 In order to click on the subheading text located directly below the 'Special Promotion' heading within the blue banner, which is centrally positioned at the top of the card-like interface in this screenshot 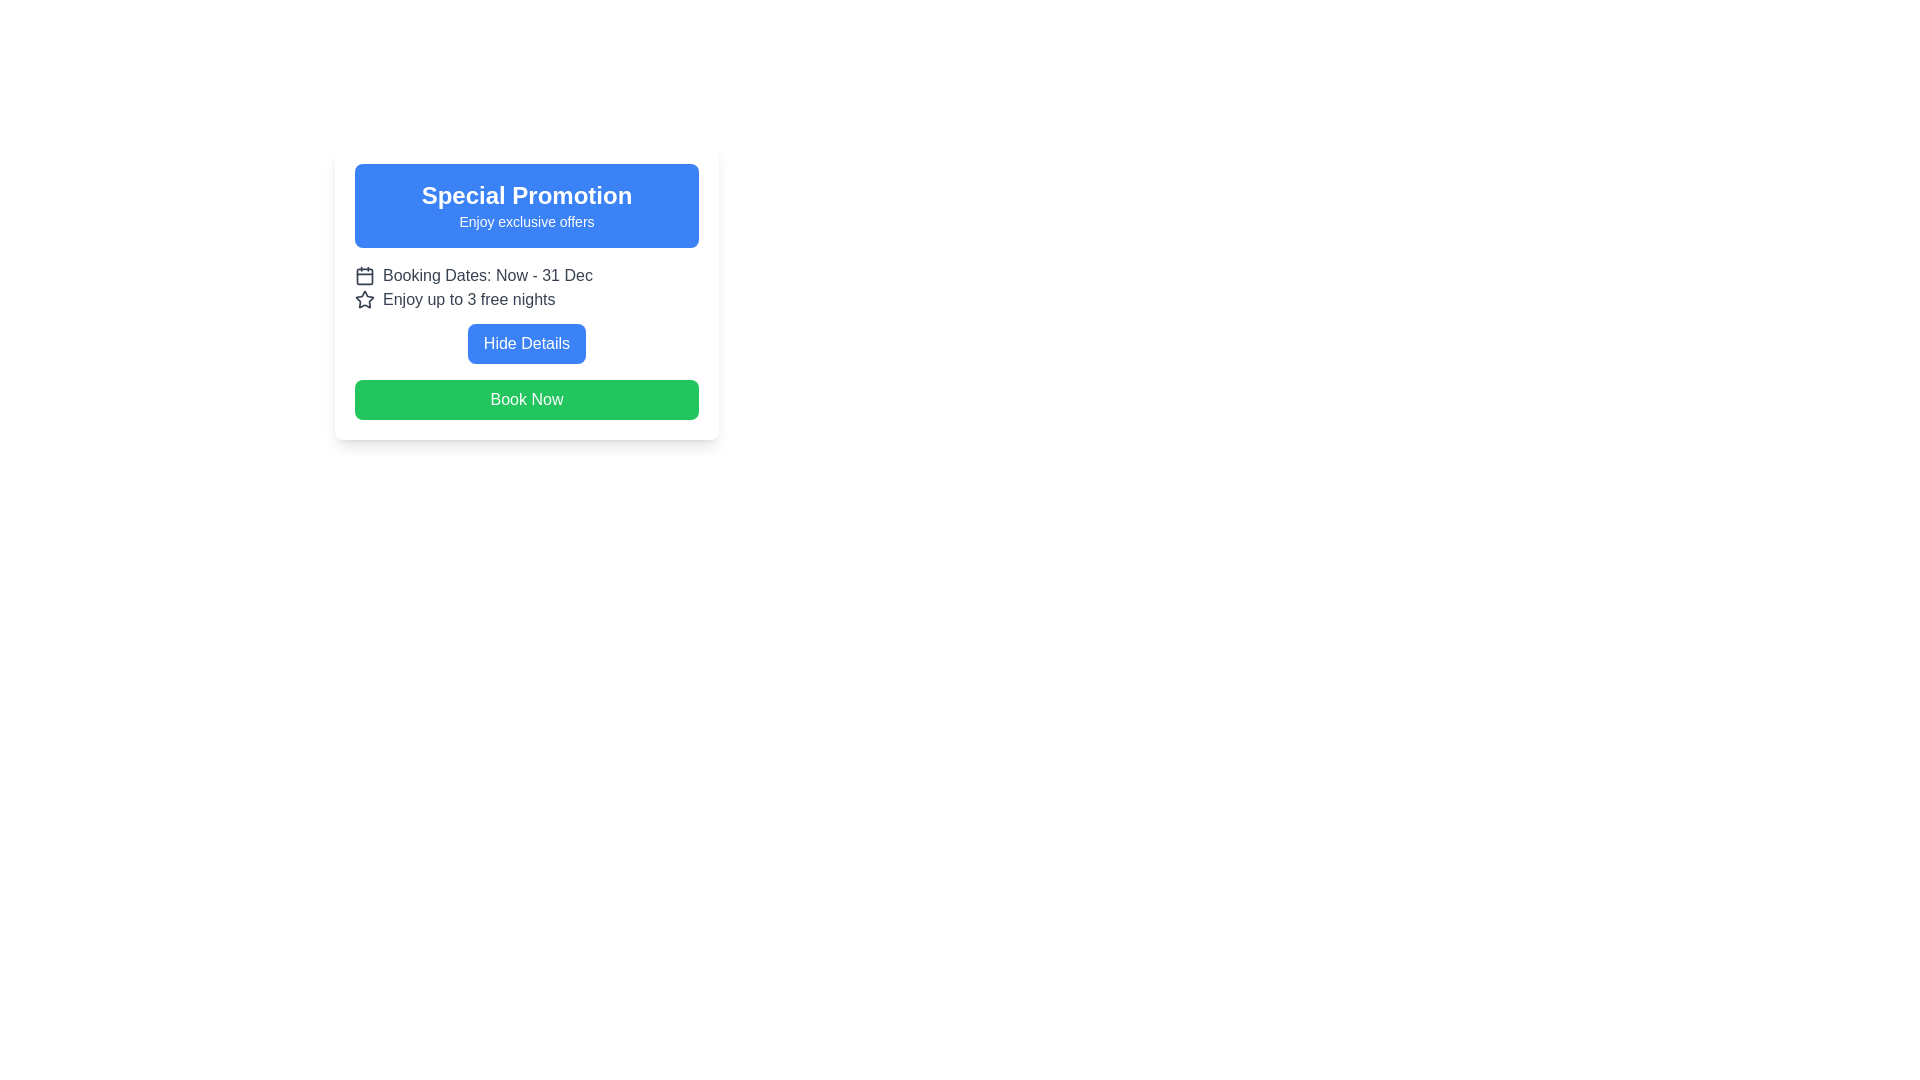, I will do `click(527, 222)`.